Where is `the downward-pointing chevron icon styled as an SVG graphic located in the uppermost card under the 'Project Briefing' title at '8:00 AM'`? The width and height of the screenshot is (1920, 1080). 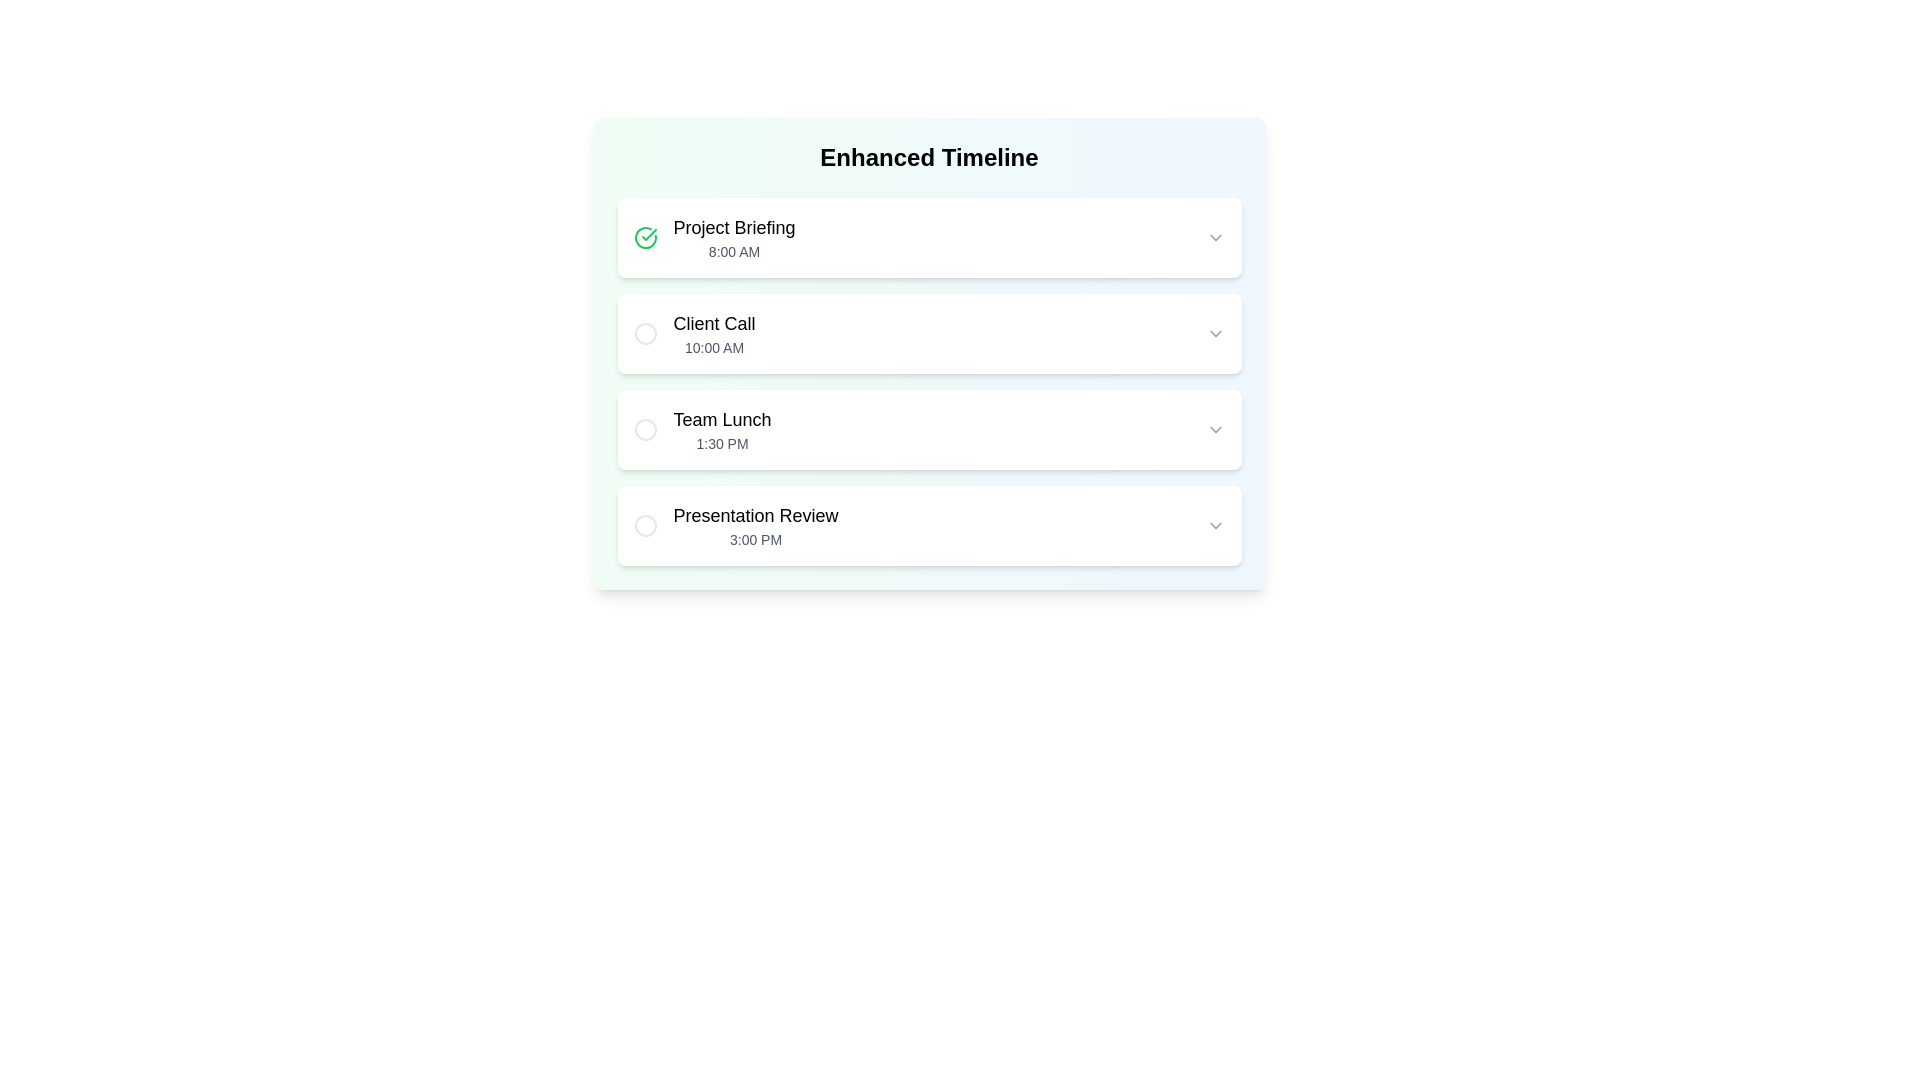 the downward-pointing chevron icon styled as an SVG graphic located in the uppermost card under the 'Project Briefing' title at '8:00 AM' is located at coordinates (1214, 237).